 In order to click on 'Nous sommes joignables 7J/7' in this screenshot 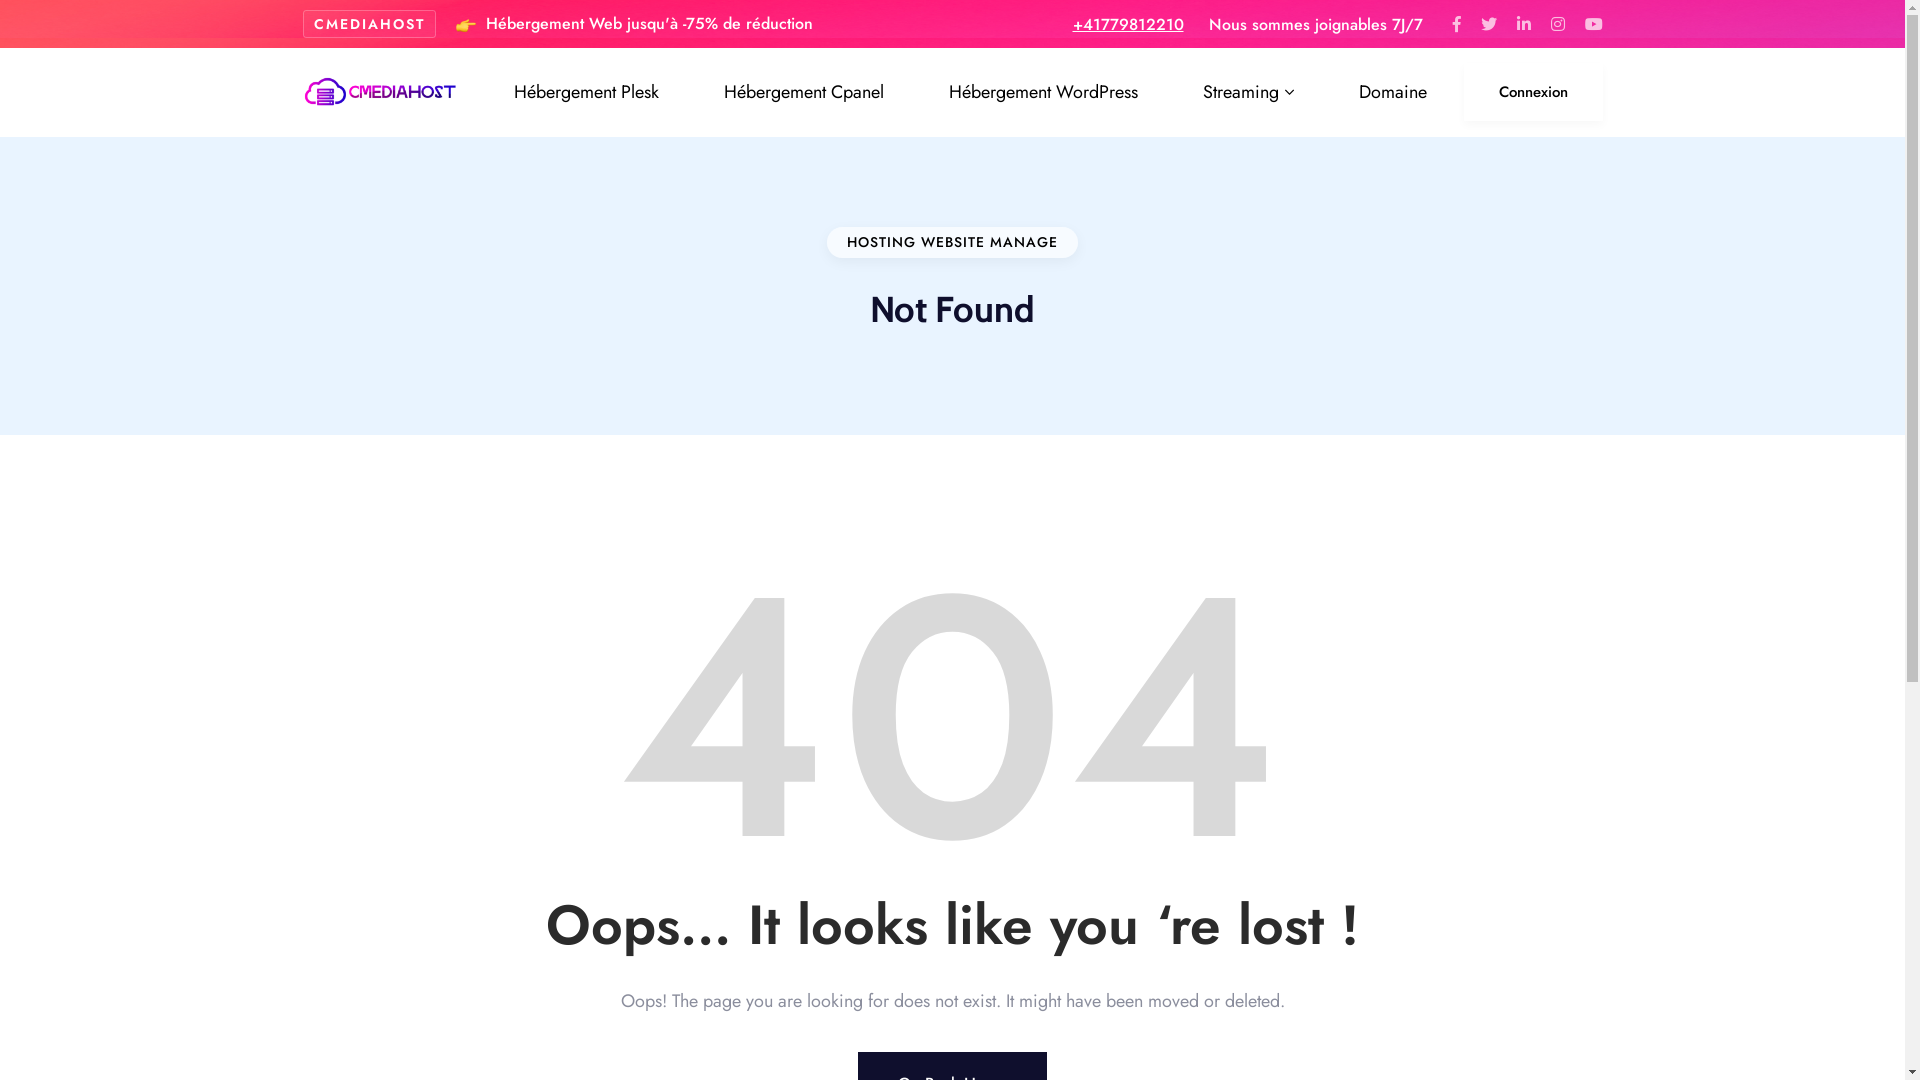, I will do `click(1207, 23)`.